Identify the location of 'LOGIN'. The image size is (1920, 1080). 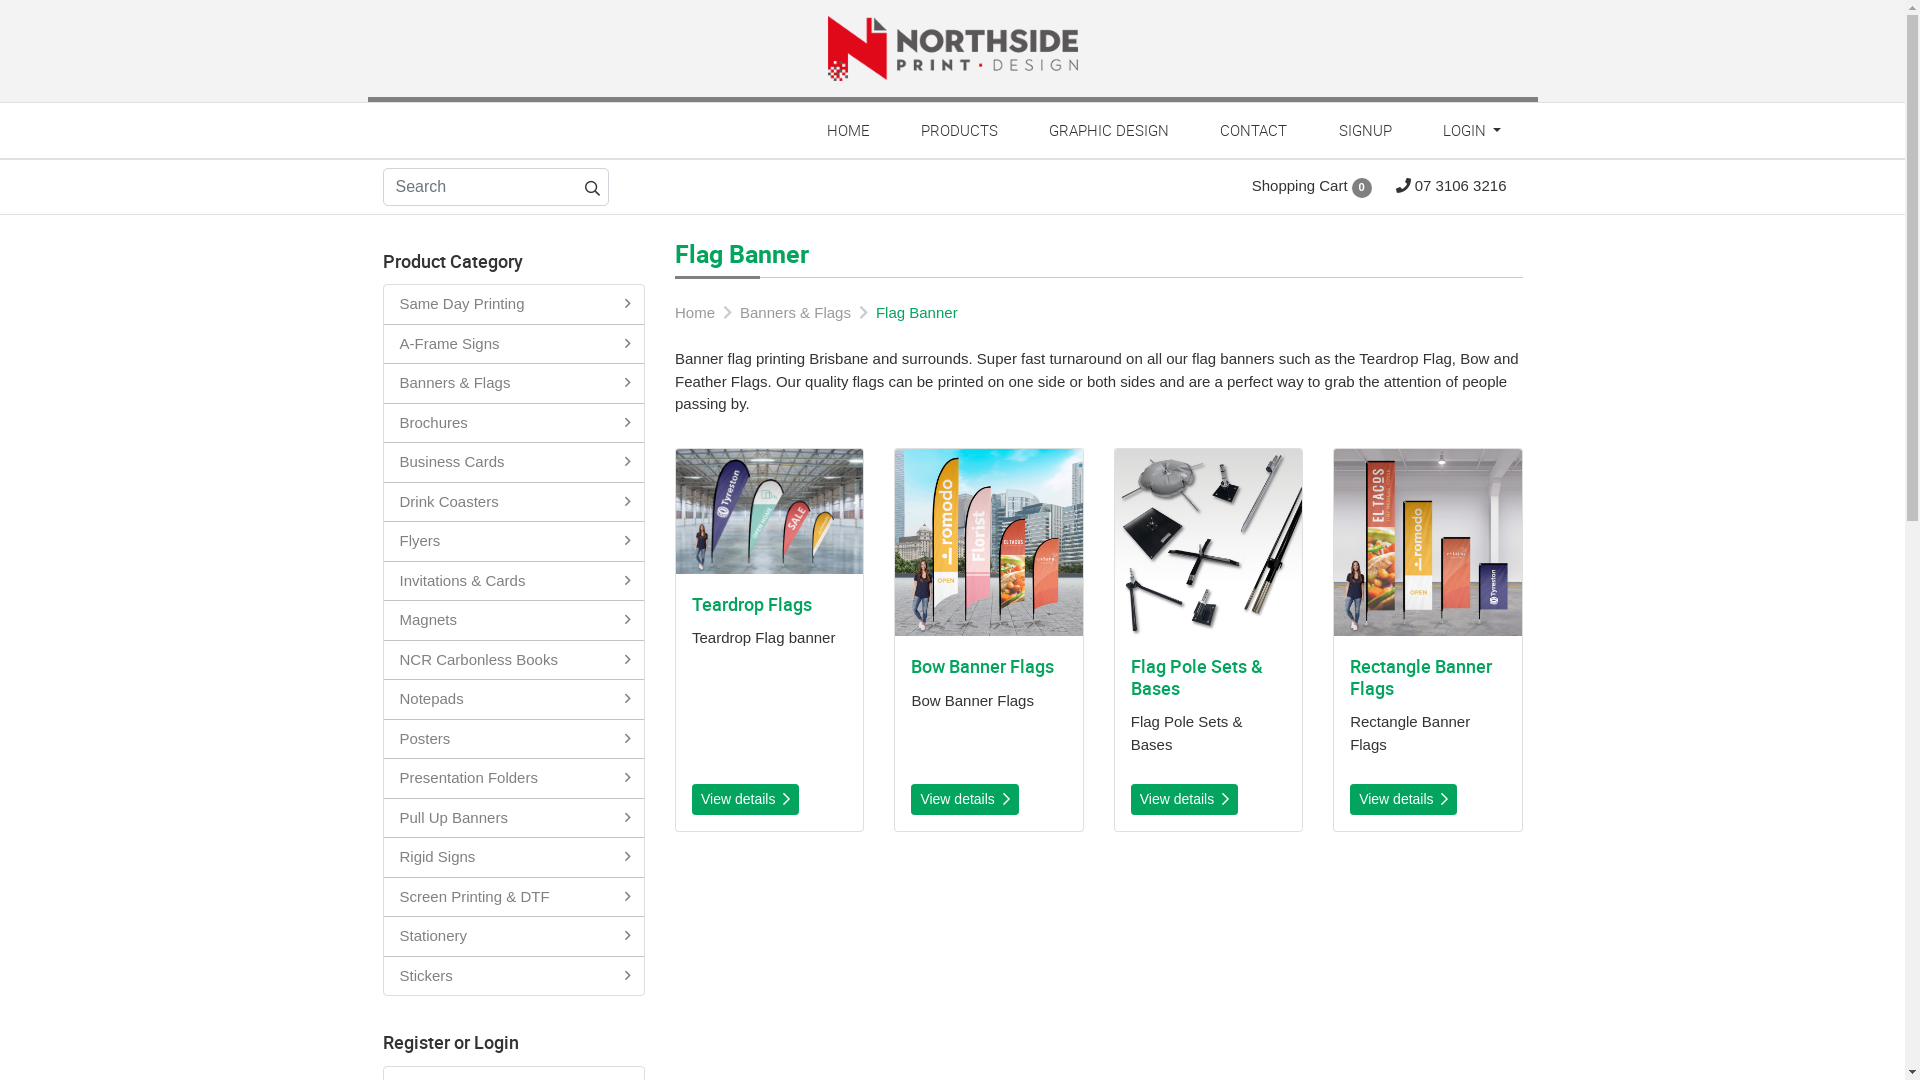
(1415, 130).